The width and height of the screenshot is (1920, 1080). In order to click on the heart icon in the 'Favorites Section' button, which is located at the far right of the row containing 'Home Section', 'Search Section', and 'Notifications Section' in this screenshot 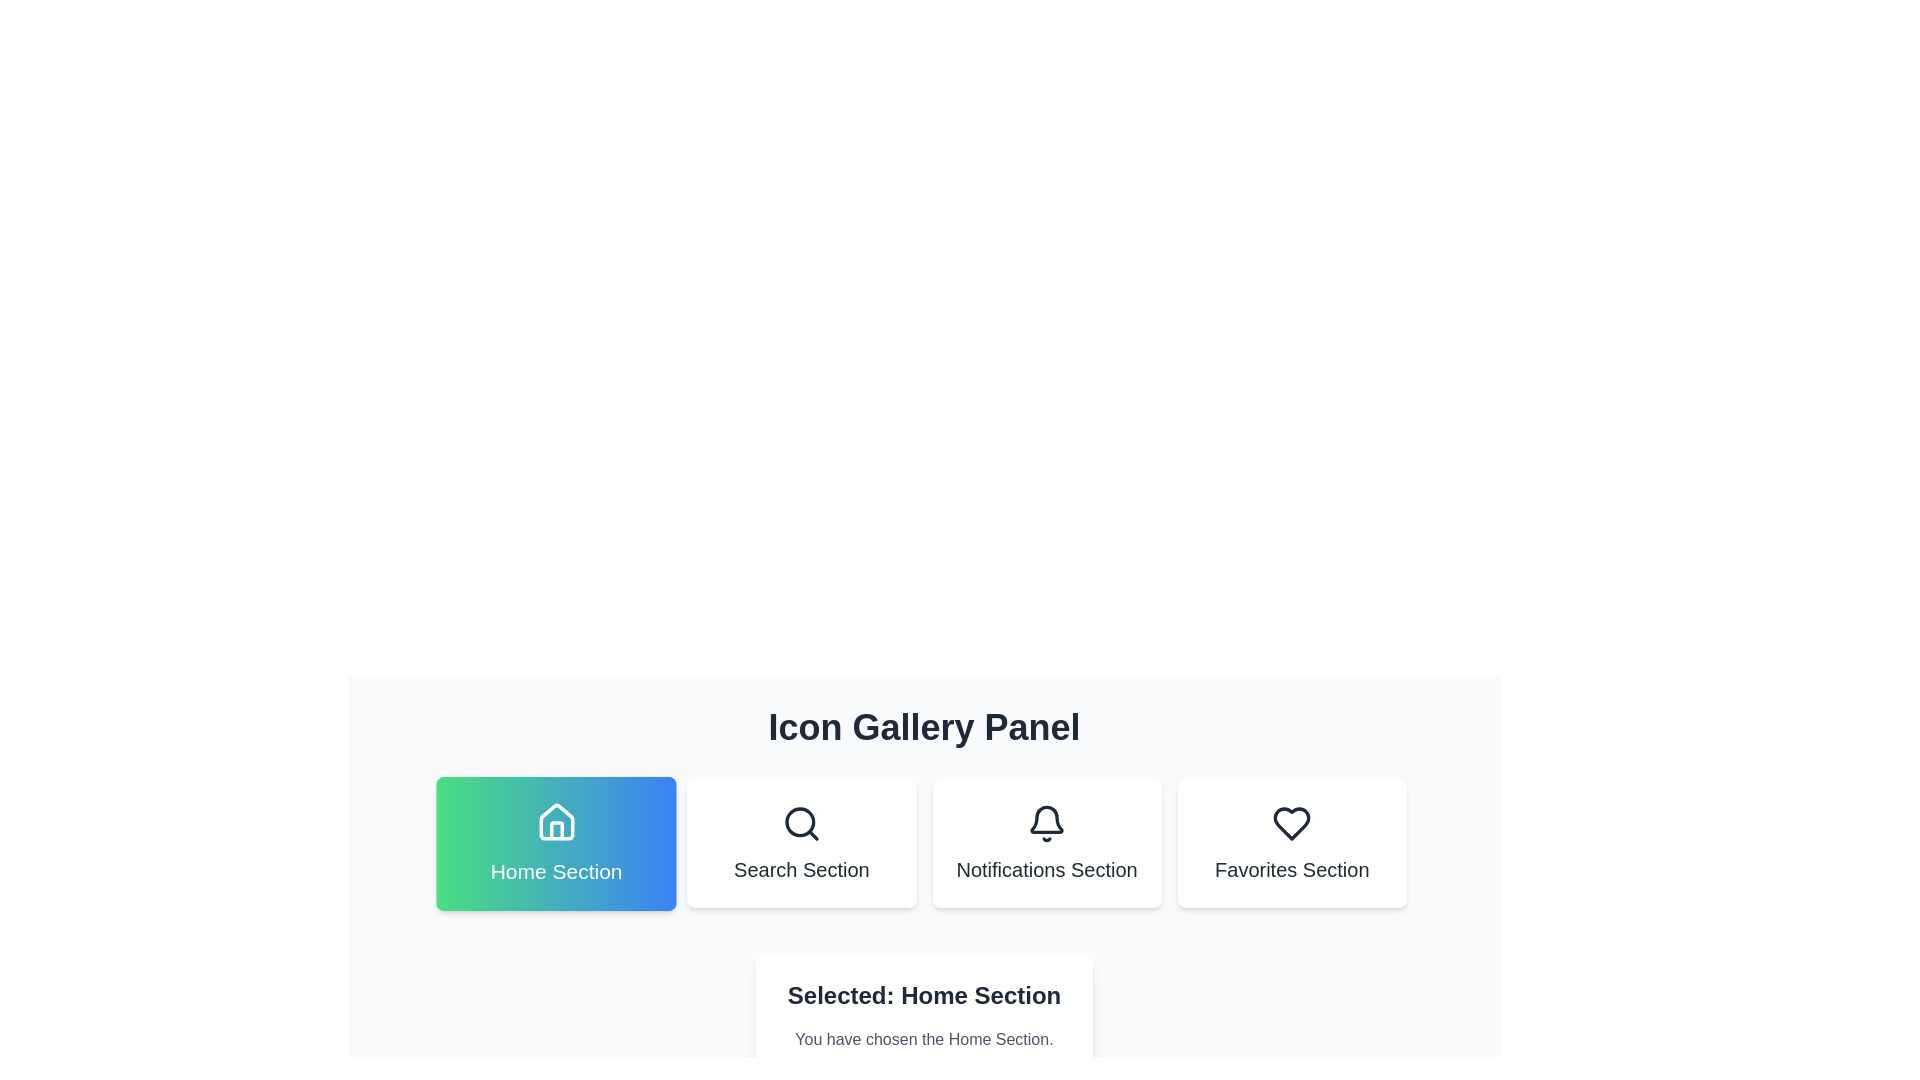, I will do `click(1292, 824)`.